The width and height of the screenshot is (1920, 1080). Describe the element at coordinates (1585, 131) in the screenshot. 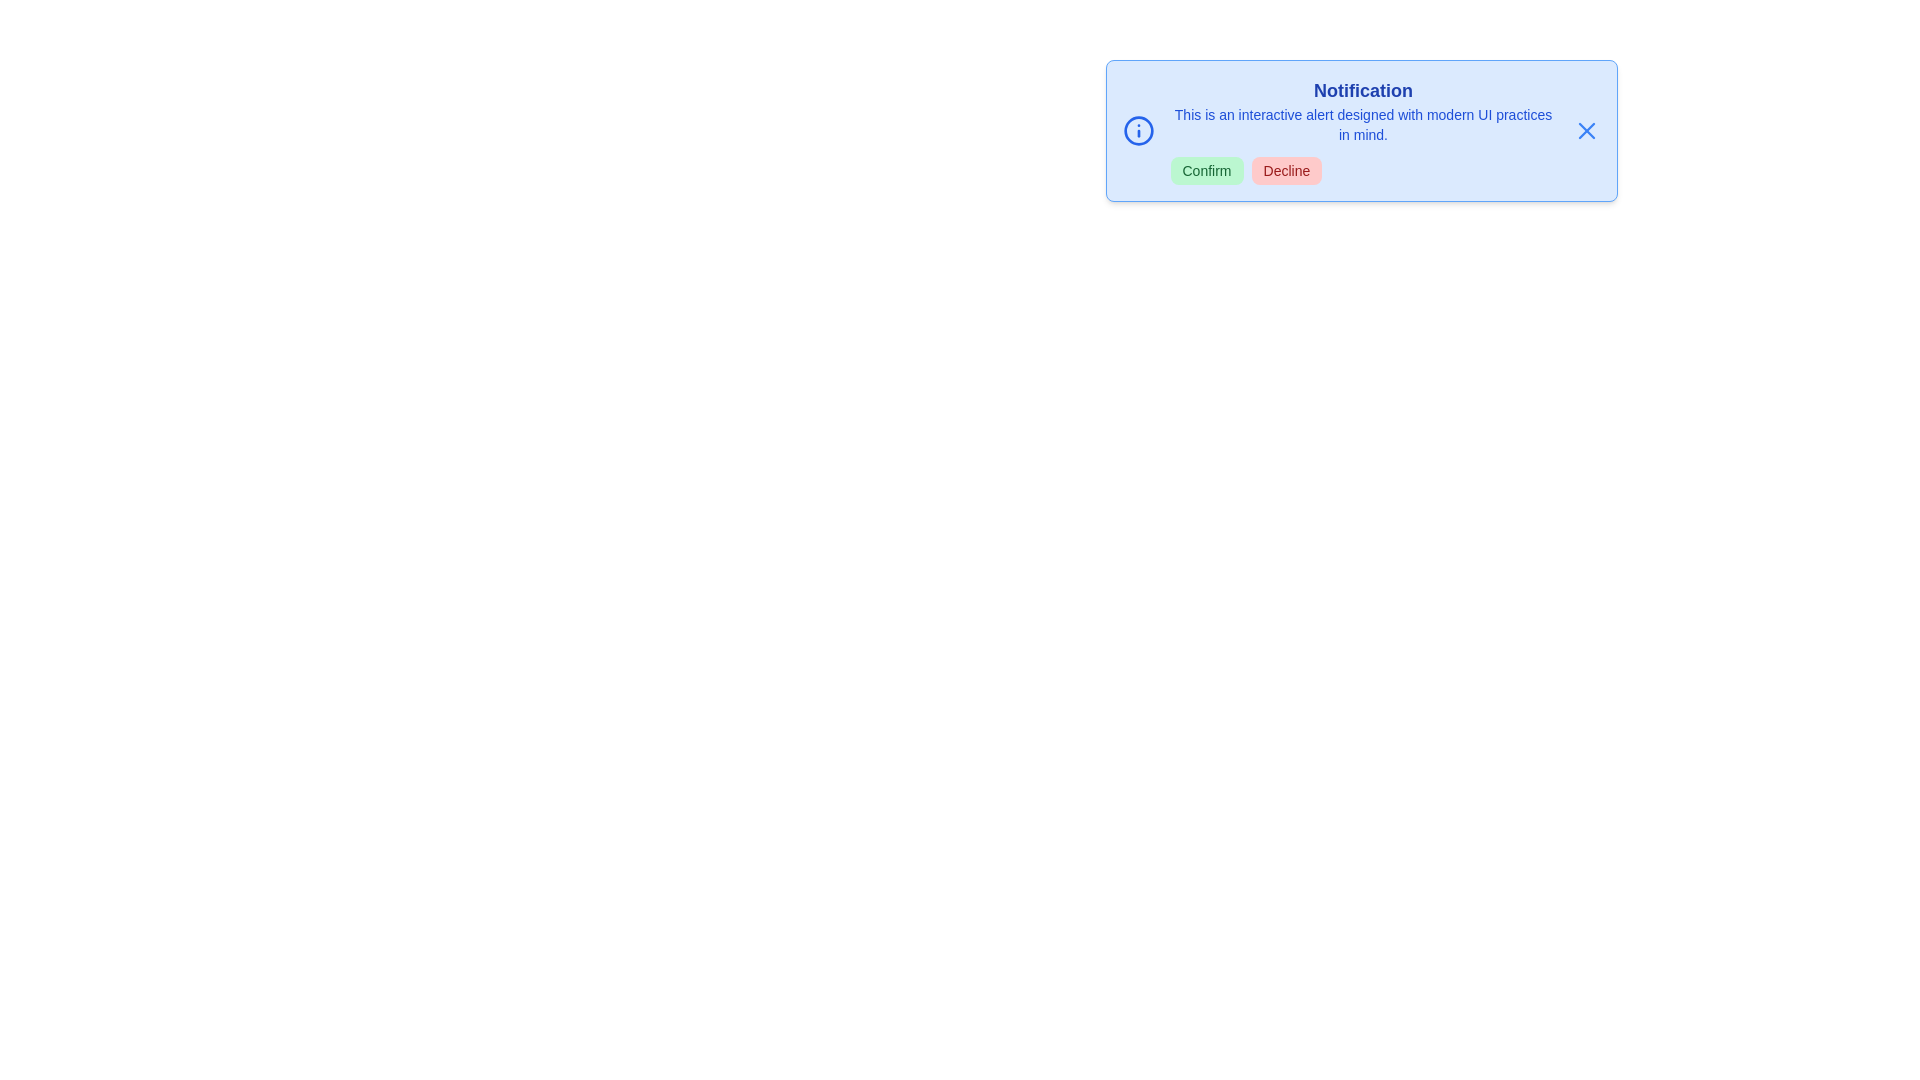

I see `the 'Close' button to dismiss the alert` at that location.